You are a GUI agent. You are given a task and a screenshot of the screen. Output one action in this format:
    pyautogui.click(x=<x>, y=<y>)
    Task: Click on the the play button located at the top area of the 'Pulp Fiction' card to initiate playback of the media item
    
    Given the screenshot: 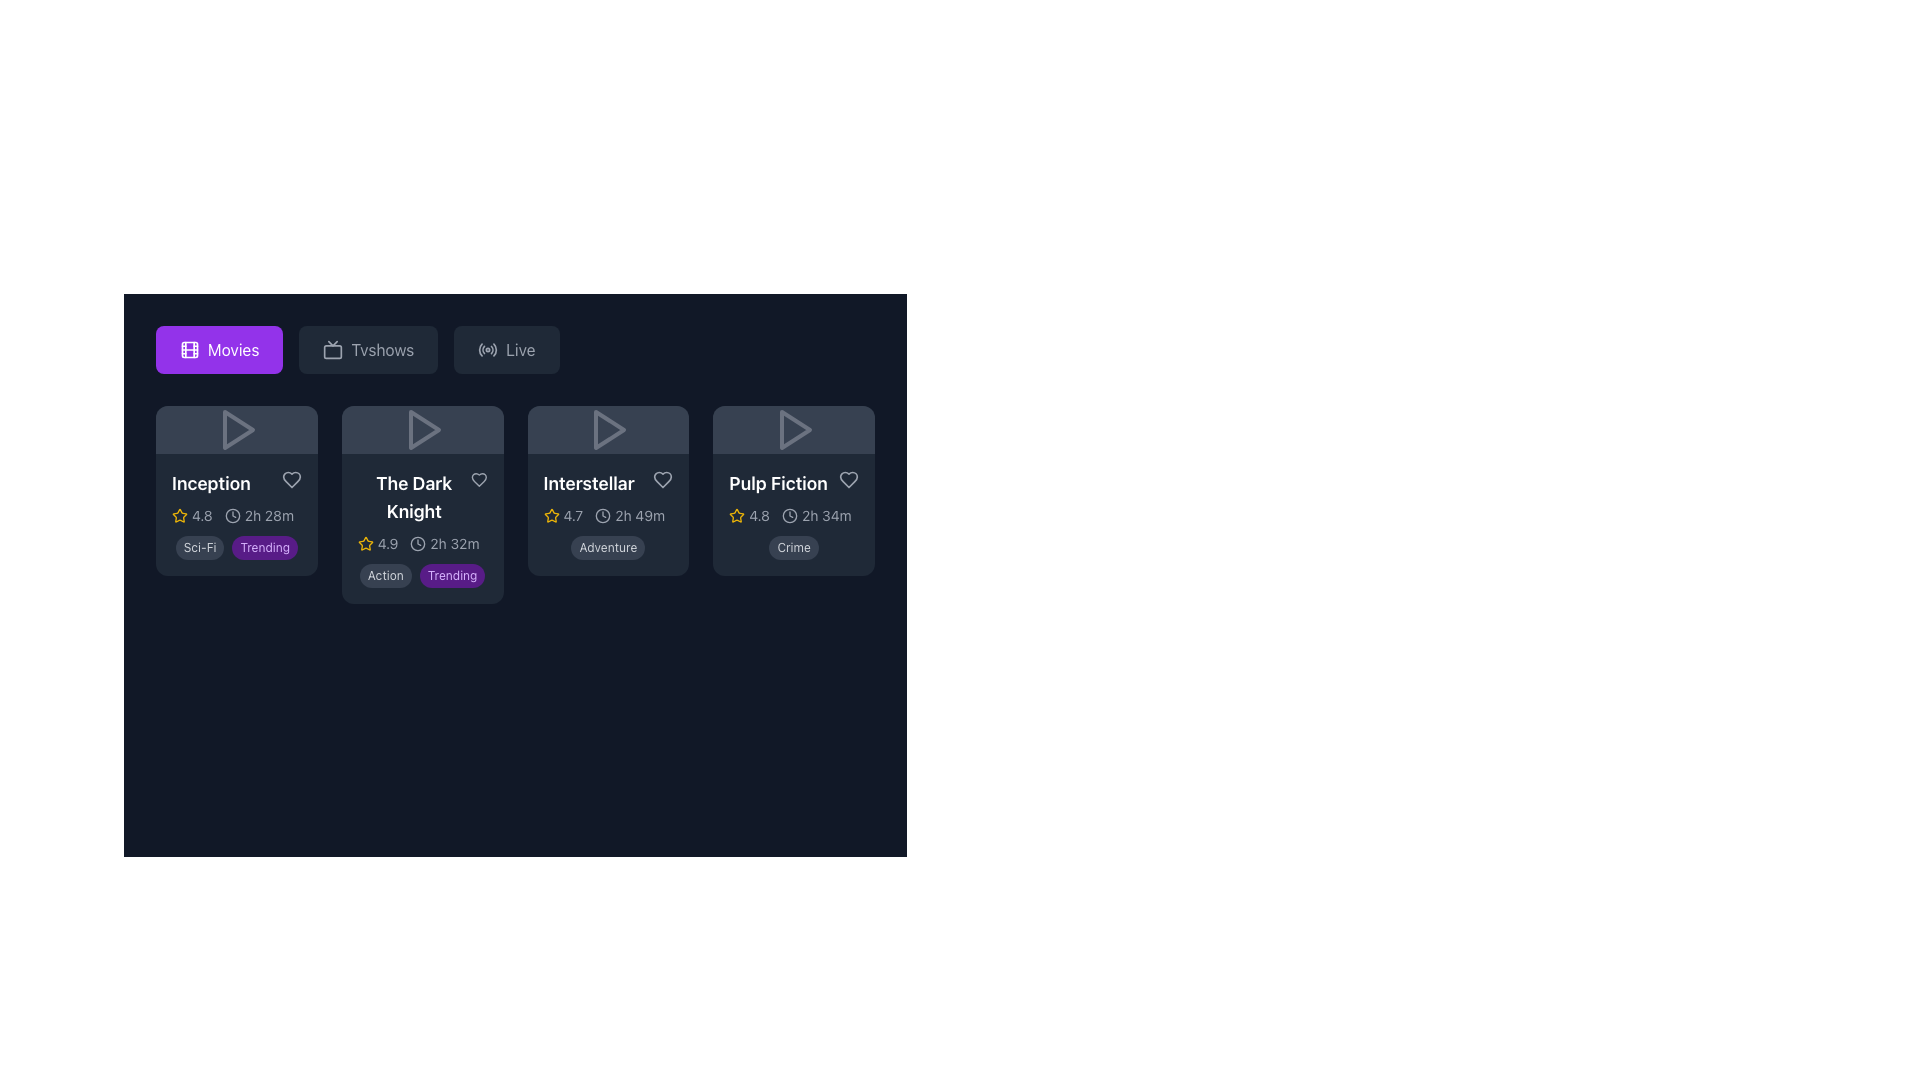 What is the action you would take?
    pyautogui.click(x=795, y=428)
    